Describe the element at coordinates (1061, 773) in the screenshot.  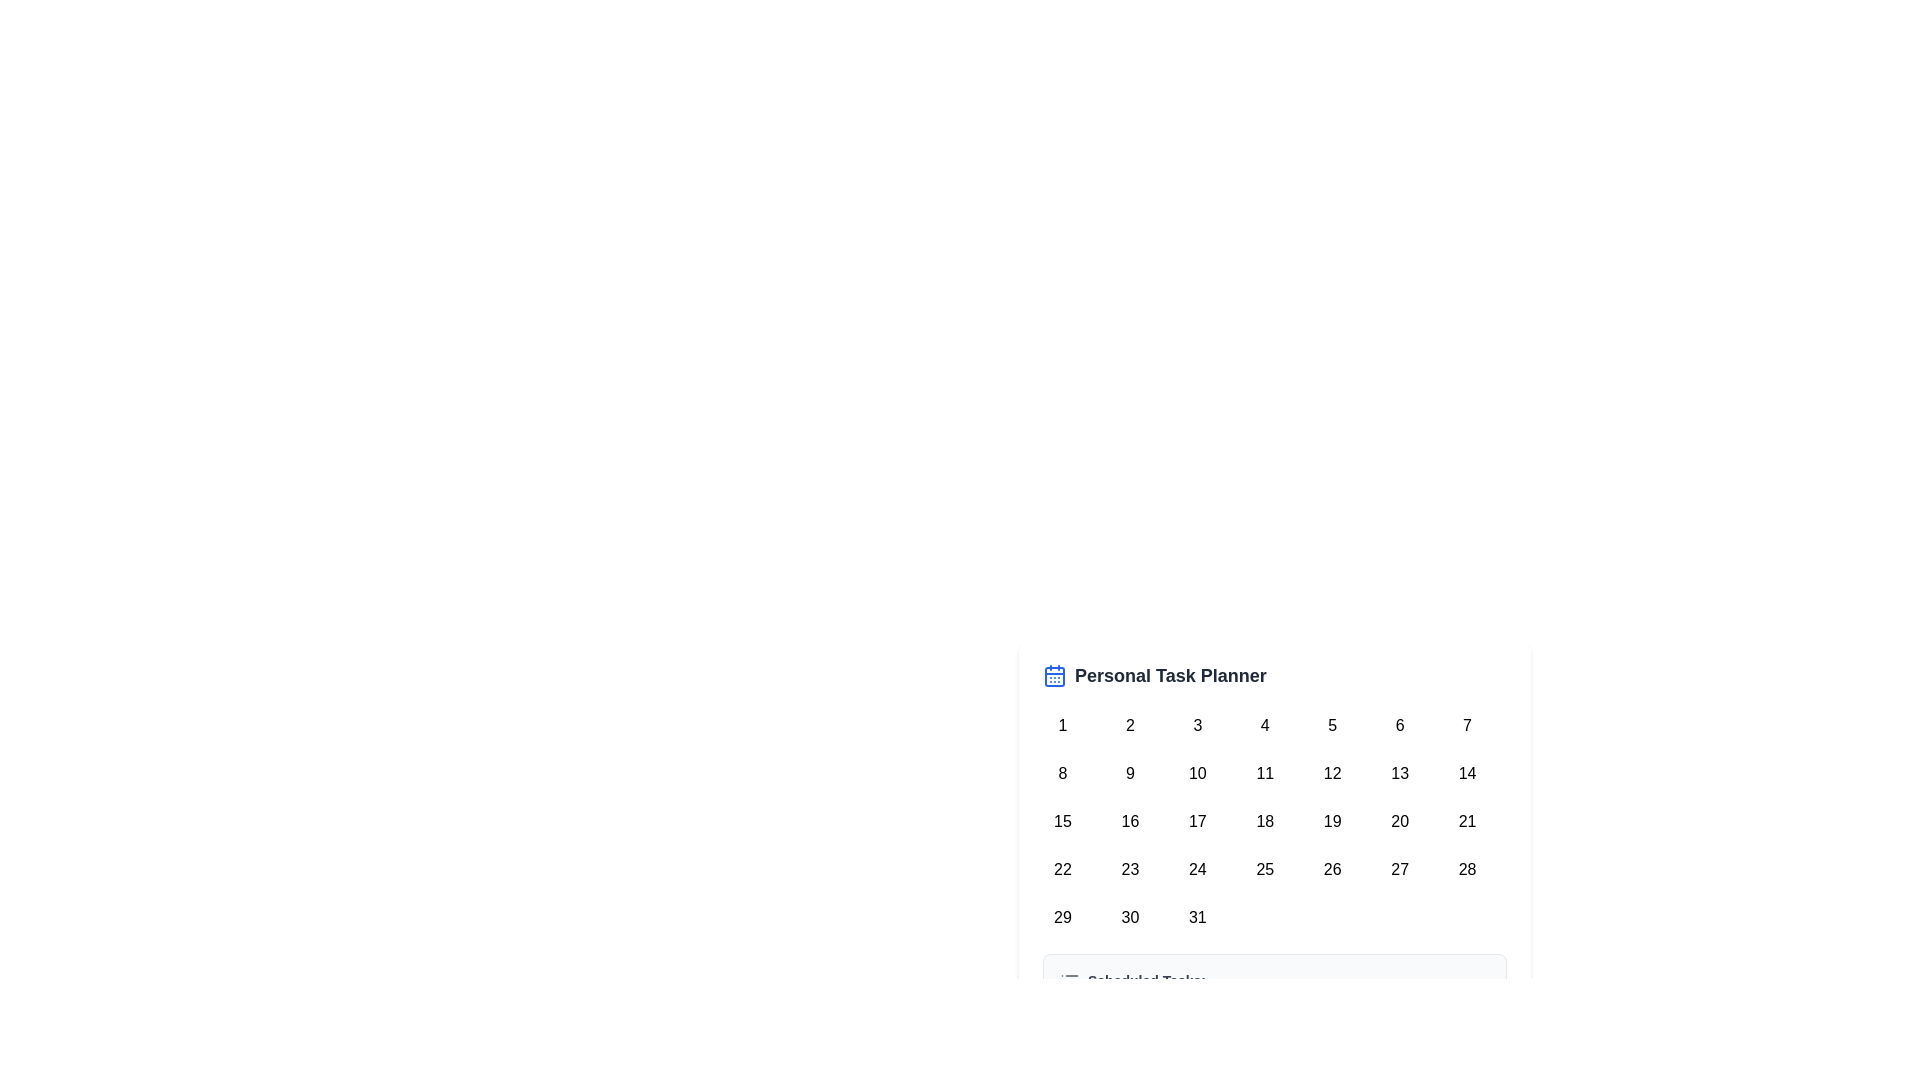
I see `the button representing the day '8' in the calendar view of the 'Personal Task Planner'` at that location.